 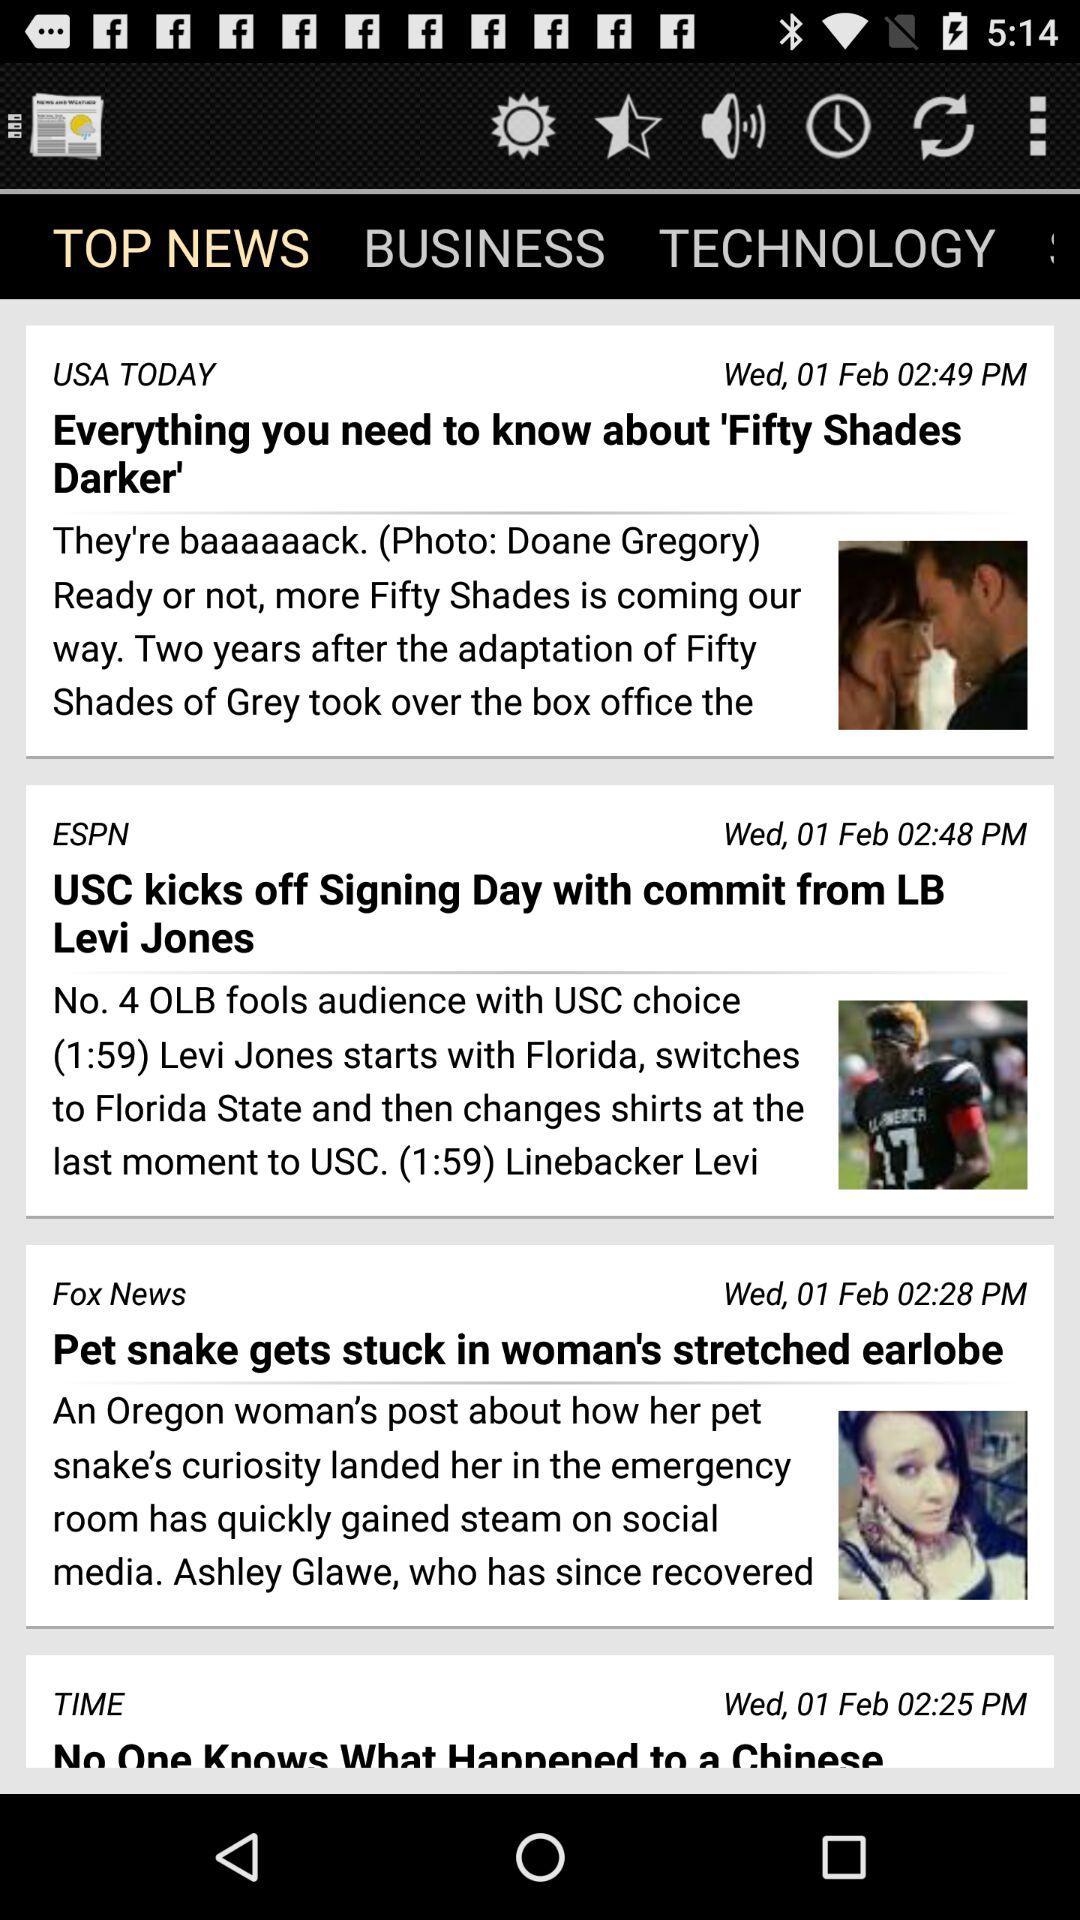 What do you see at coordinates (1036, 124) in the screenshot?
I see `expand menu` at bounding box center [1036, 124].